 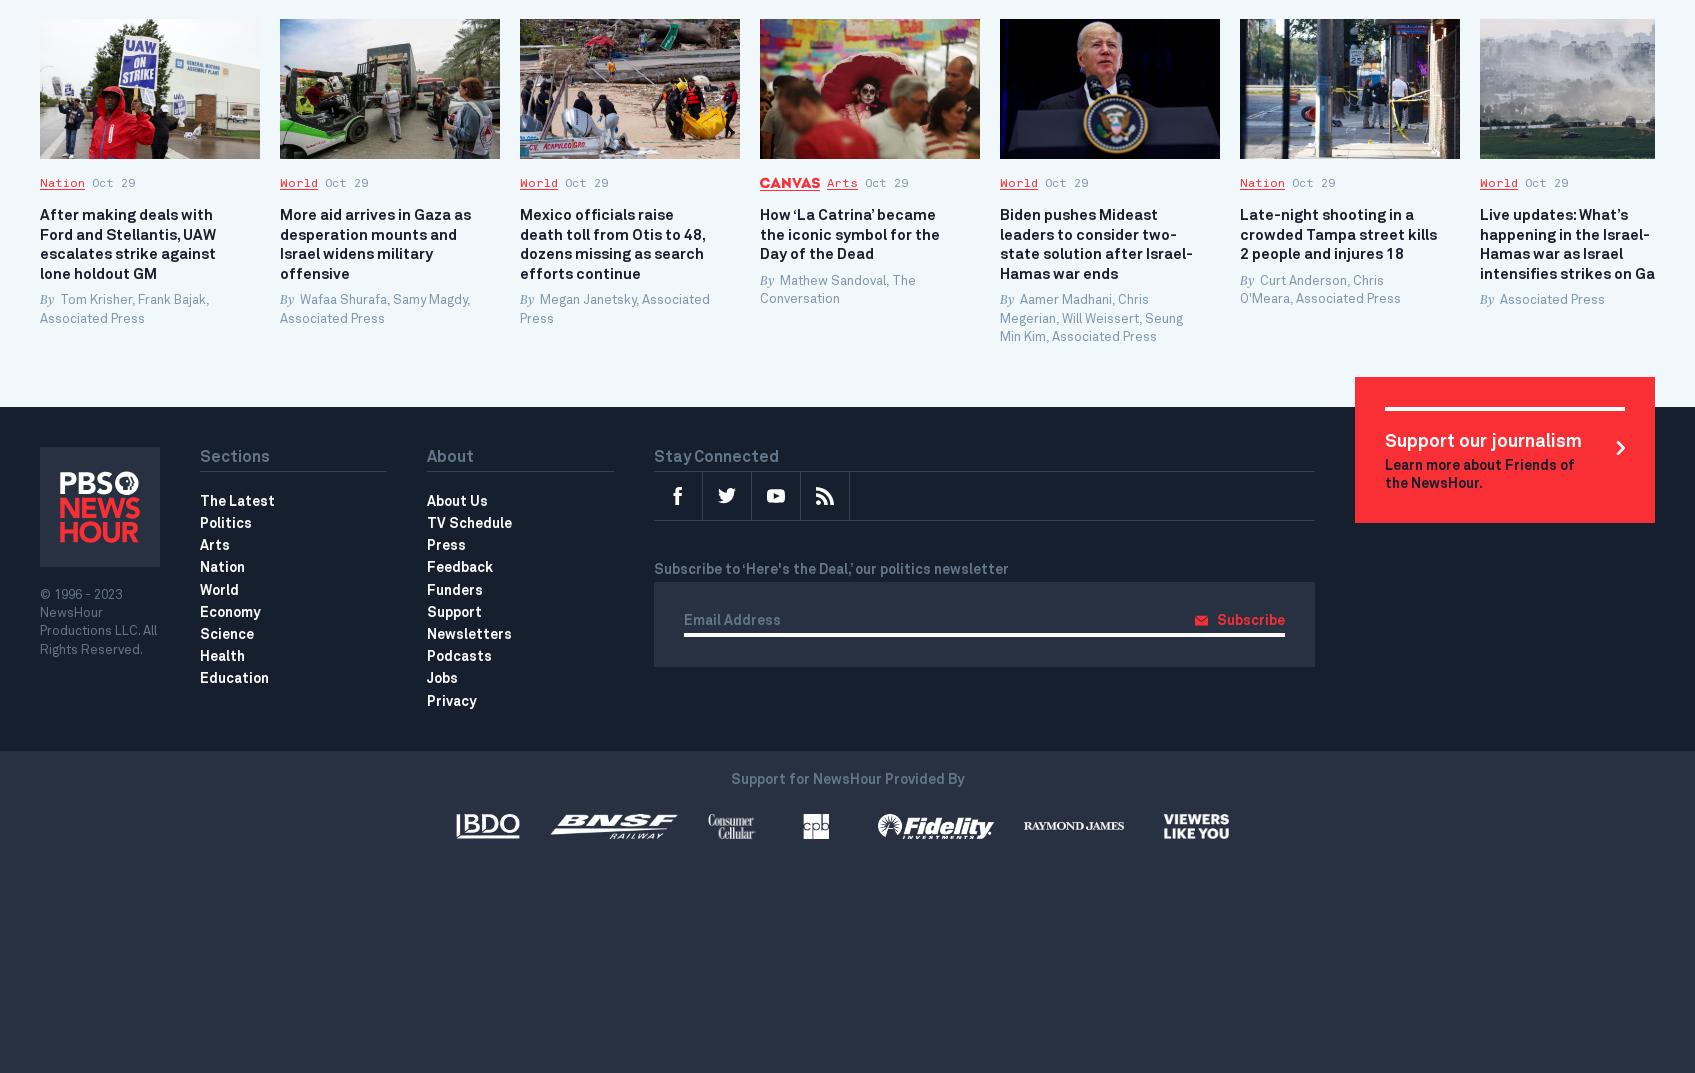 What do you see at coordinates (425, 700) in the screenshot?
I see `'Privacy'` at bounding box center [425, 700].